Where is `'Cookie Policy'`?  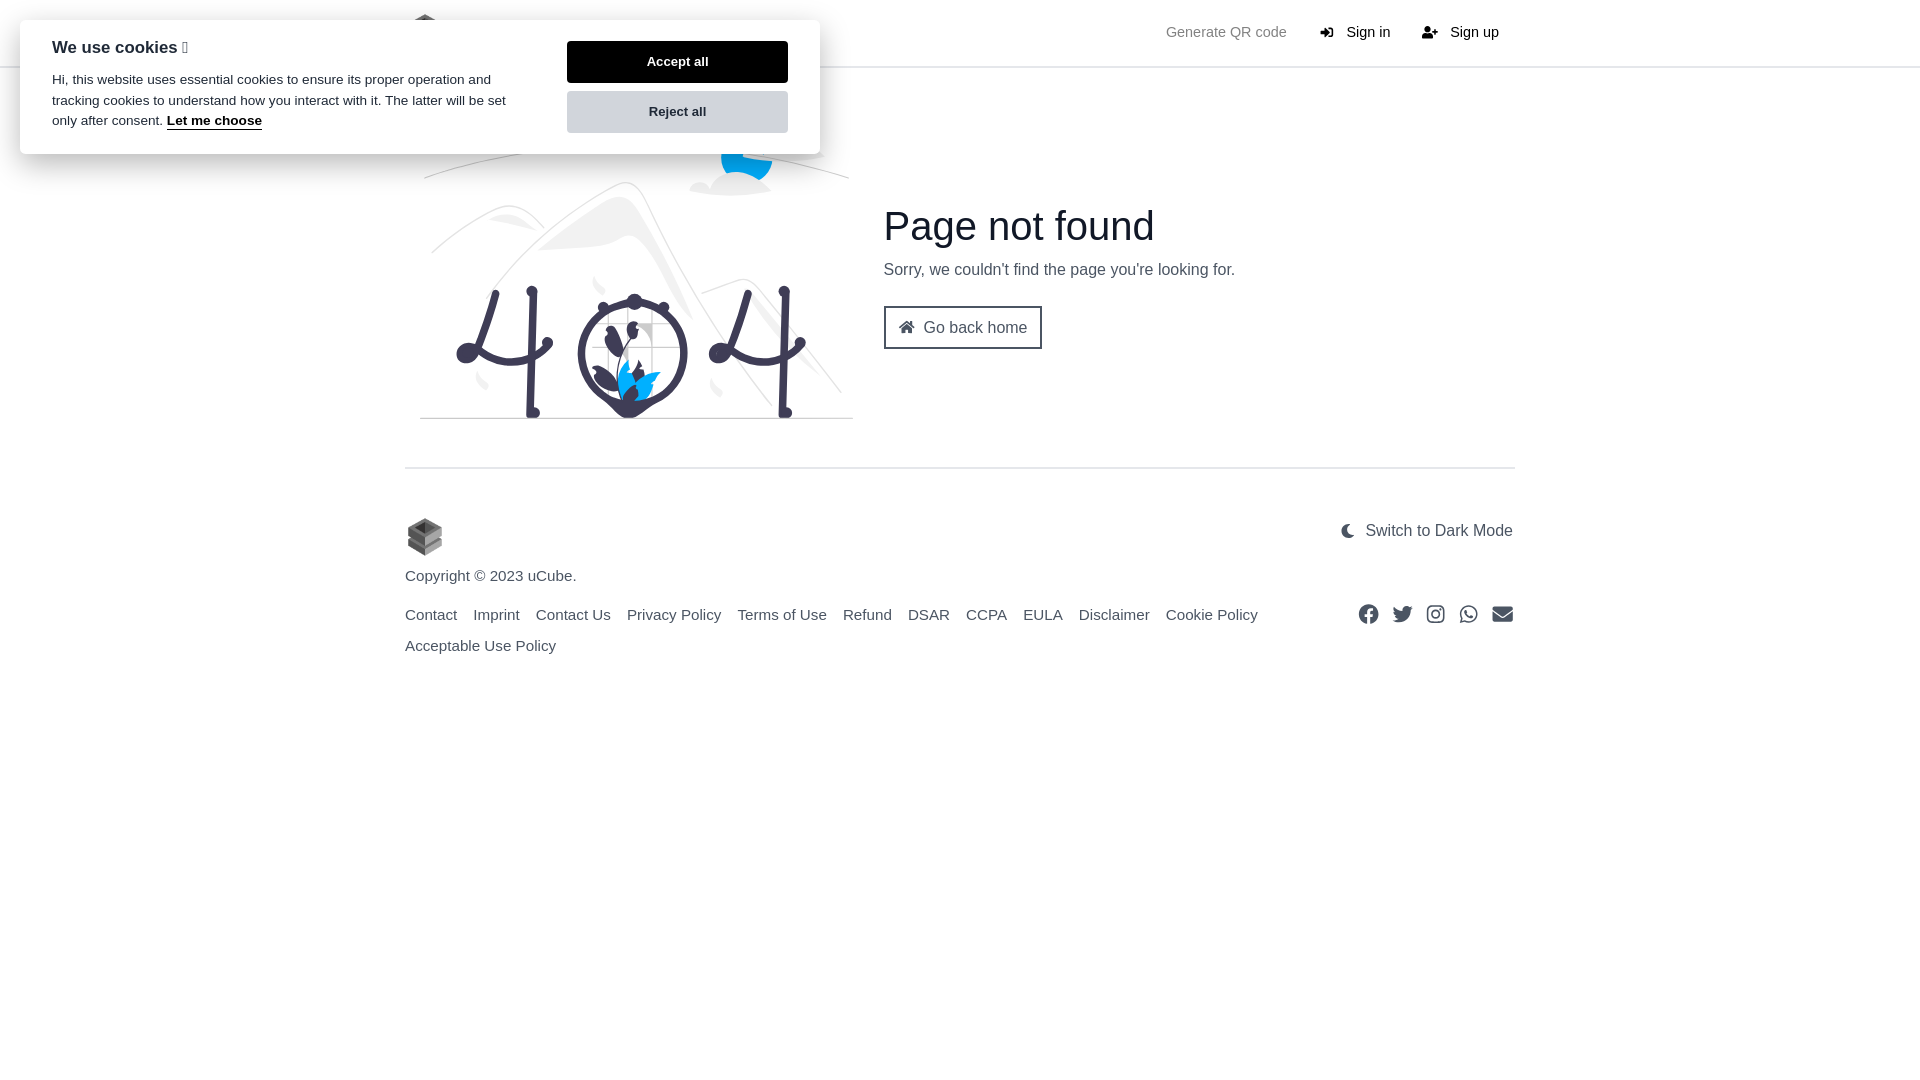 'Cookie Policy' is located at coordinates (1210, 613).